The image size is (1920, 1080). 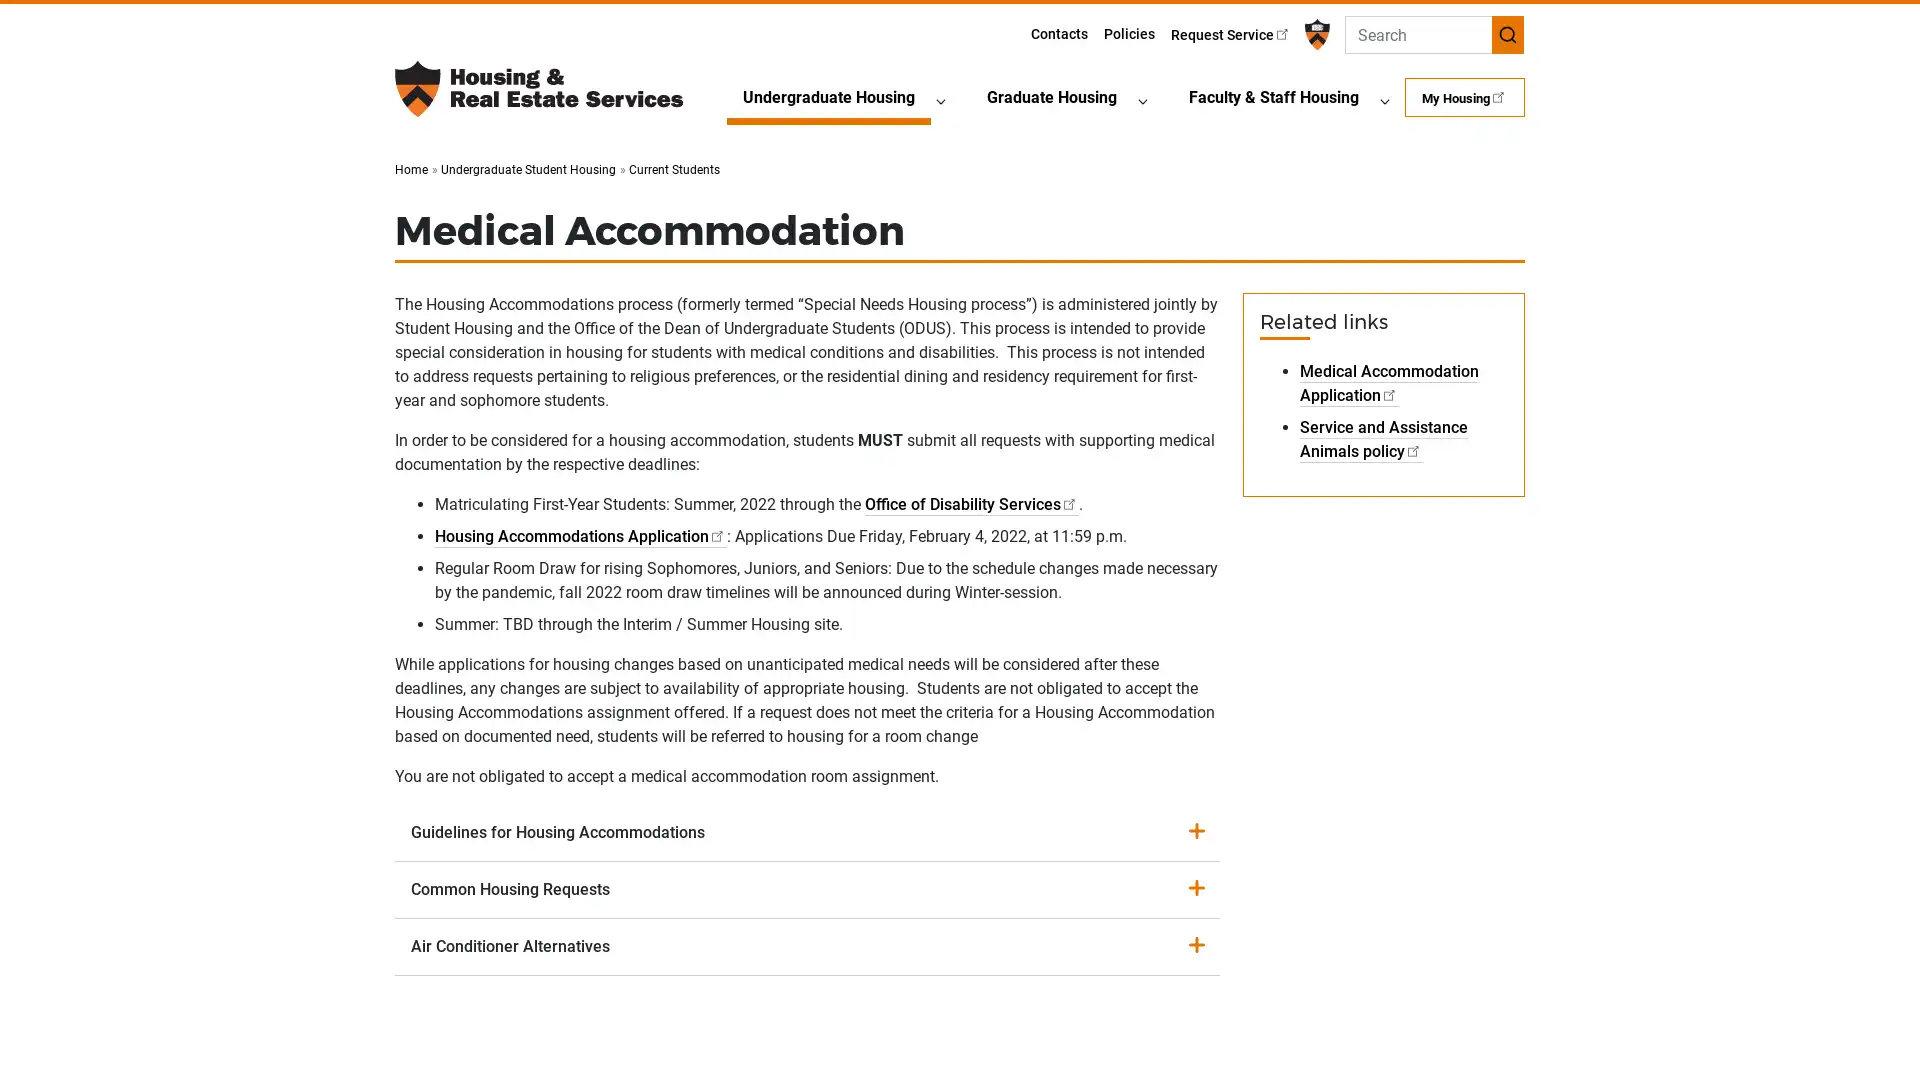 What do you see at coordinates (1384, 101) in the screenshot?
I see `Faculty & Staff HousingSubmenu` at bounding box center [1384, 101].